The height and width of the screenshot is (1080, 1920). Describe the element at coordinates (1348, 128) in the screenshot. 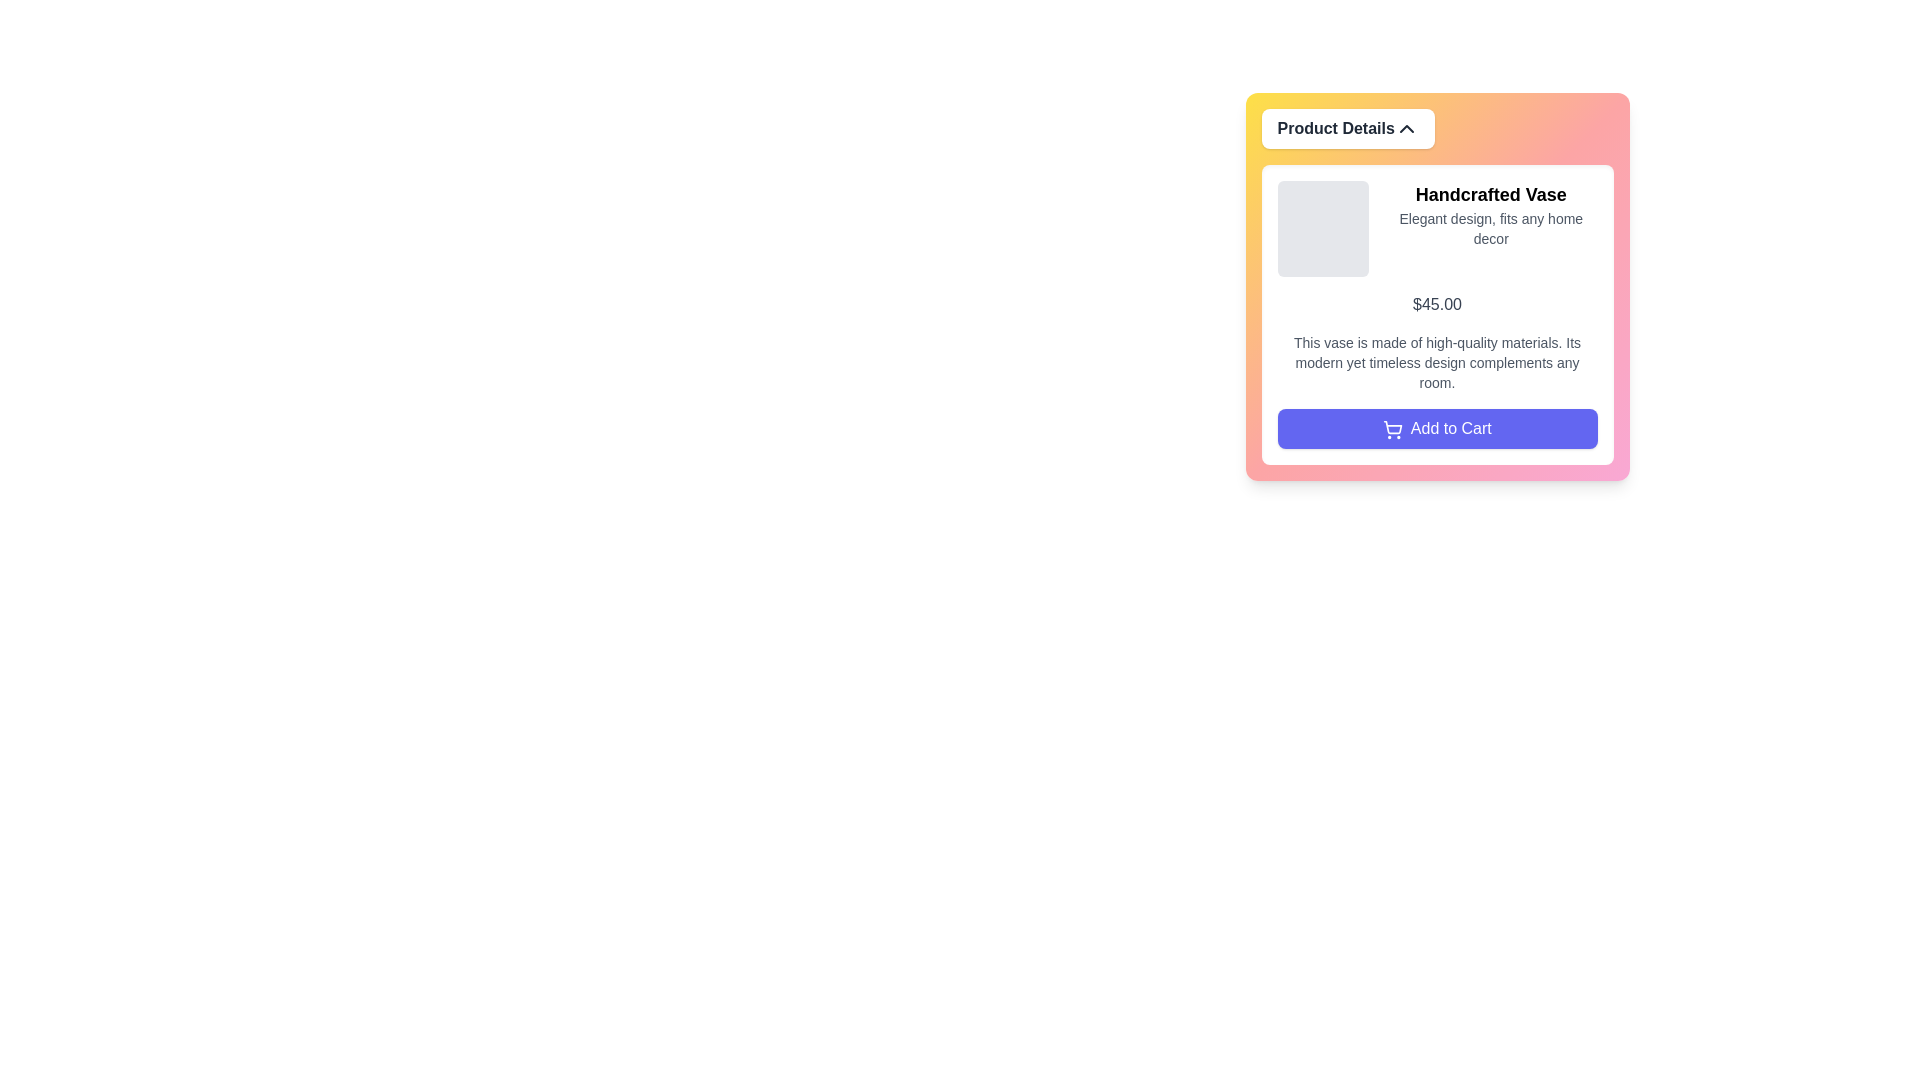

I see `the 'Product Details' button, which is a rectangular button with a white background and an upward-facing chevron icon` at that location.